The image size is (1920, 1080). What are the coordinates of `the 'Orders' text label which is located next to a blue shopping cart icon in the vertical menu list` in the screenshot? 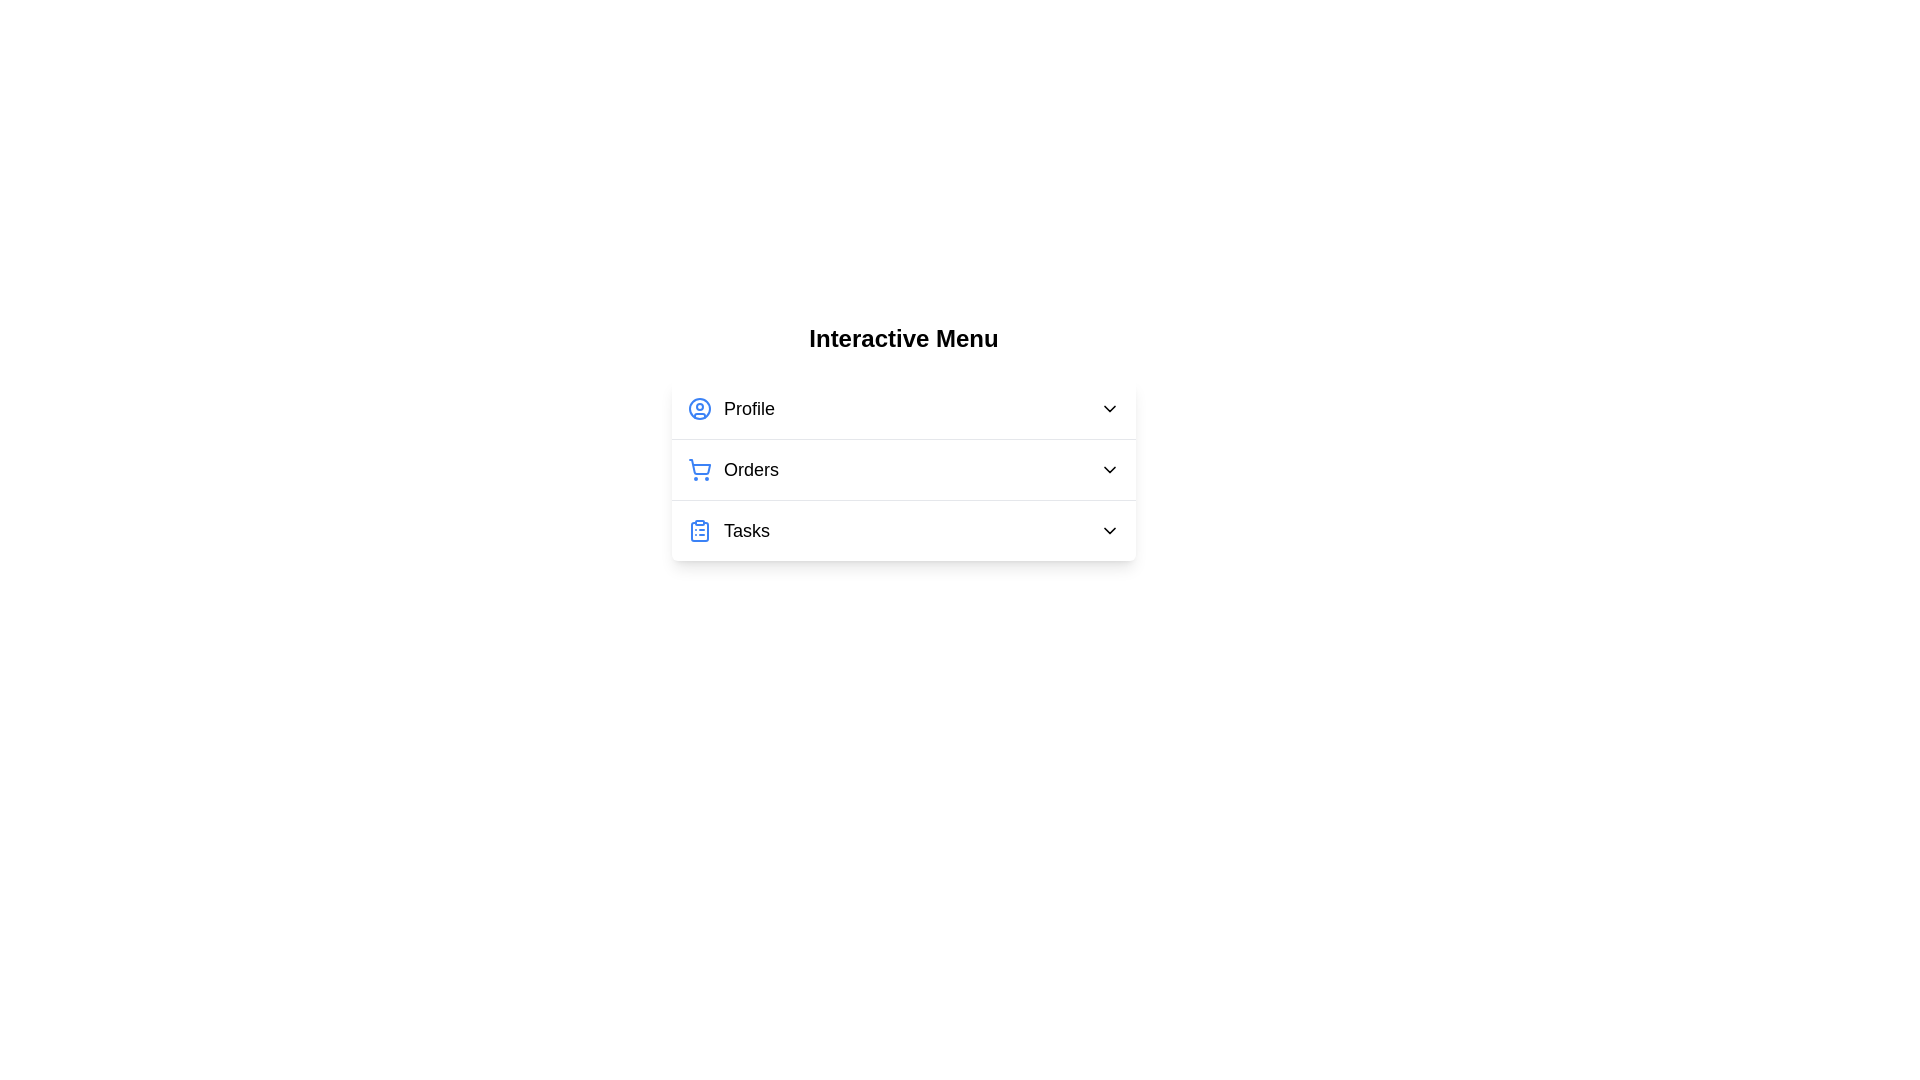 It's located at (732, 470).